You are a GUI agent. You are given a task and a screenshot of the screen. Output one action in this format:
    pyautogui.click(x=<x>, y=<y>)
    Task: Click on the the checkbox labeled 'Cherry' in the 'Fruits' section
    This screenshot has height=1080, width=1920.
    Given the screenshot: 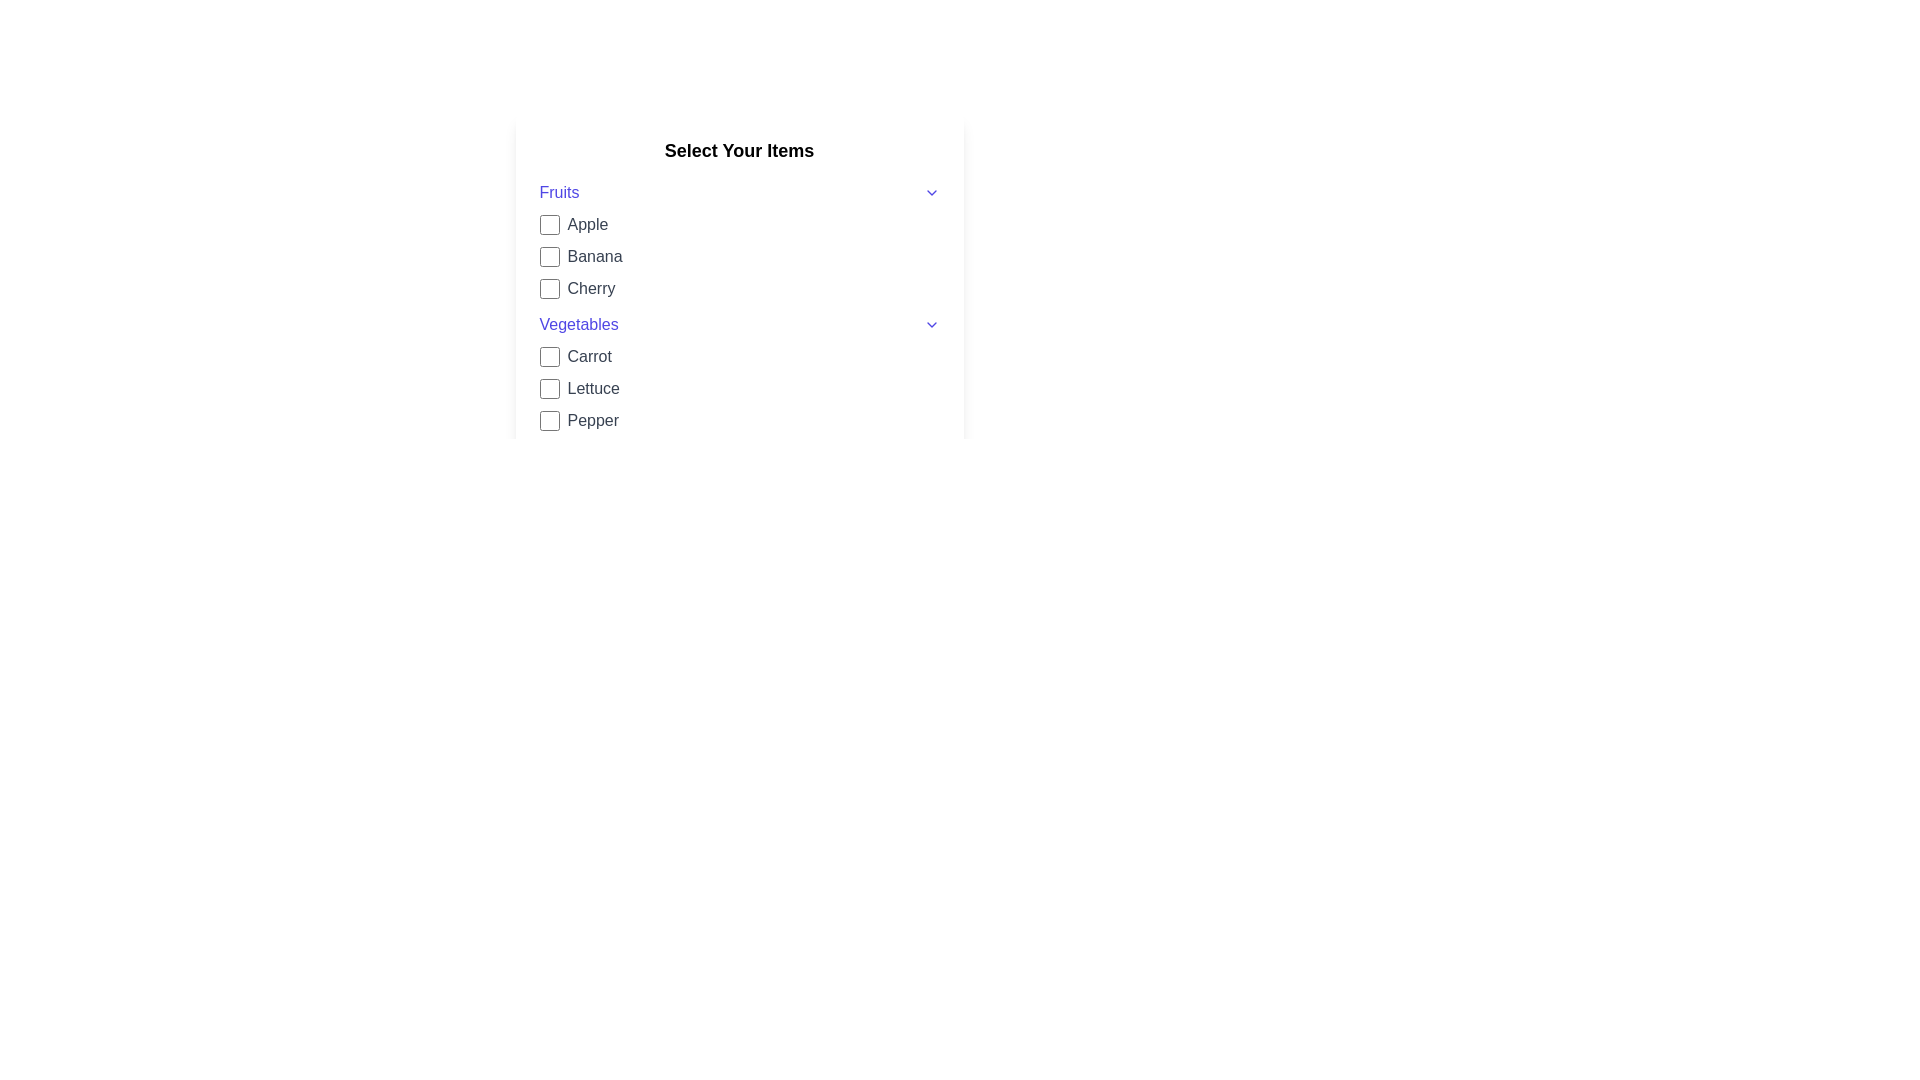 What is the action you would take?
    pyautogui.click(x=738, y=289)
    